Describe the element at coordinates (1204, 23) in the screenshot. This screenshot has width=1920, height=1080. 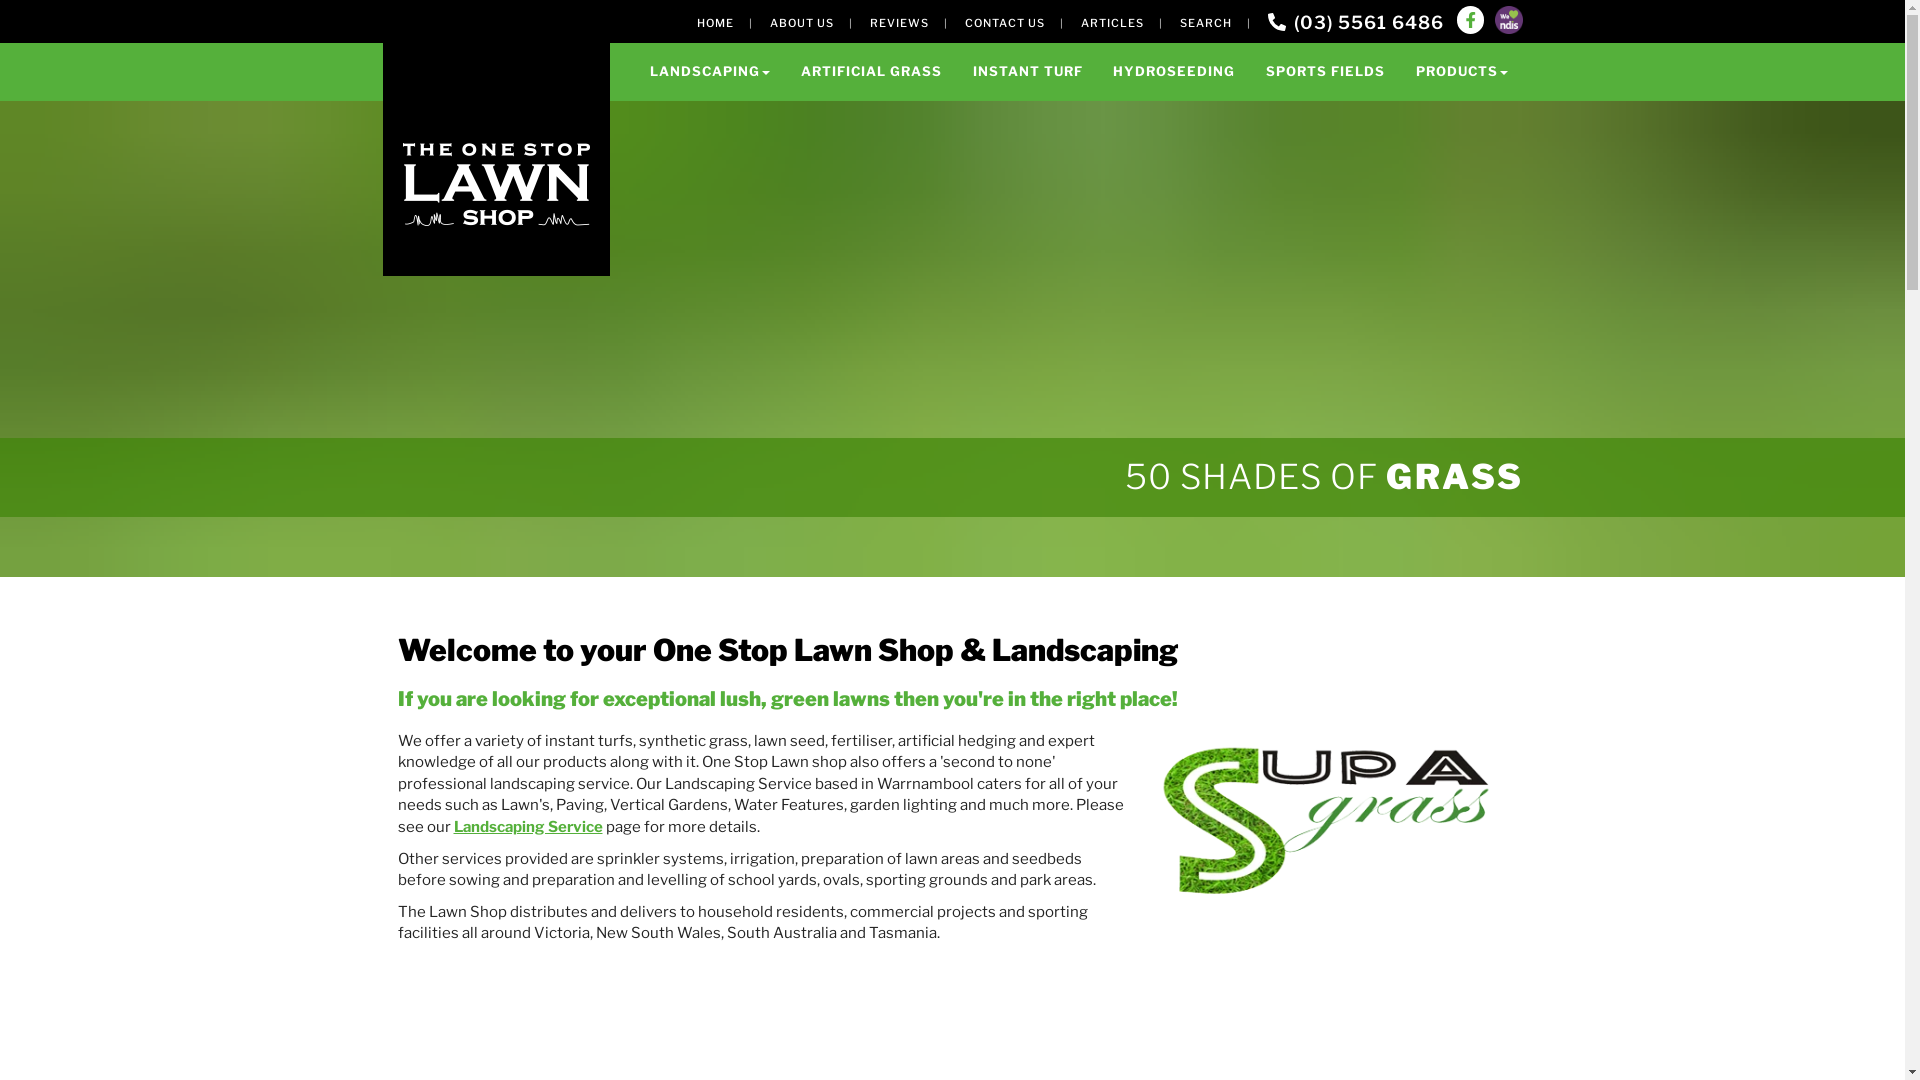
I see `'SEARCH'` at that location.